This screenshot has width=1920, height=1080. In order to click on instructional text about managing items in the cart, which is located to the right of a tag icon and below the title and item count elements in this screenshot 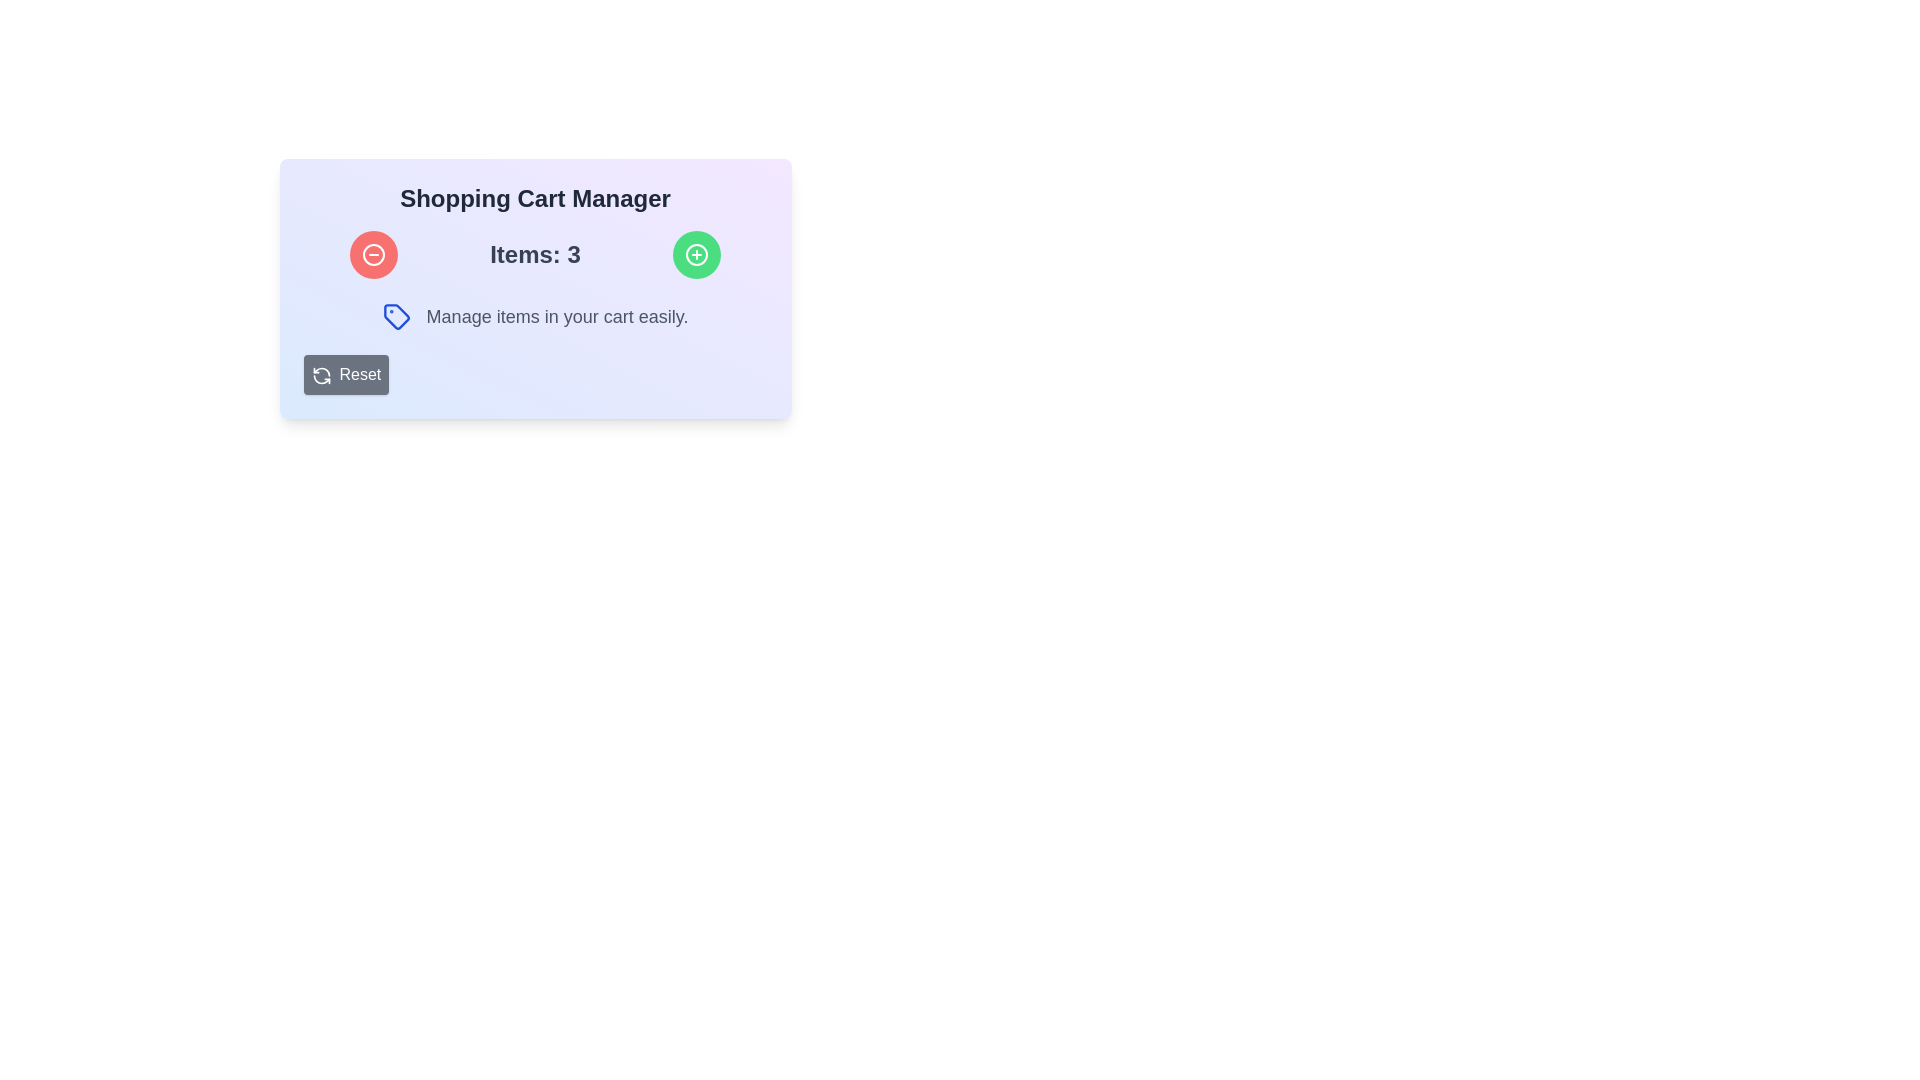, I will do `click(557, 315)`.